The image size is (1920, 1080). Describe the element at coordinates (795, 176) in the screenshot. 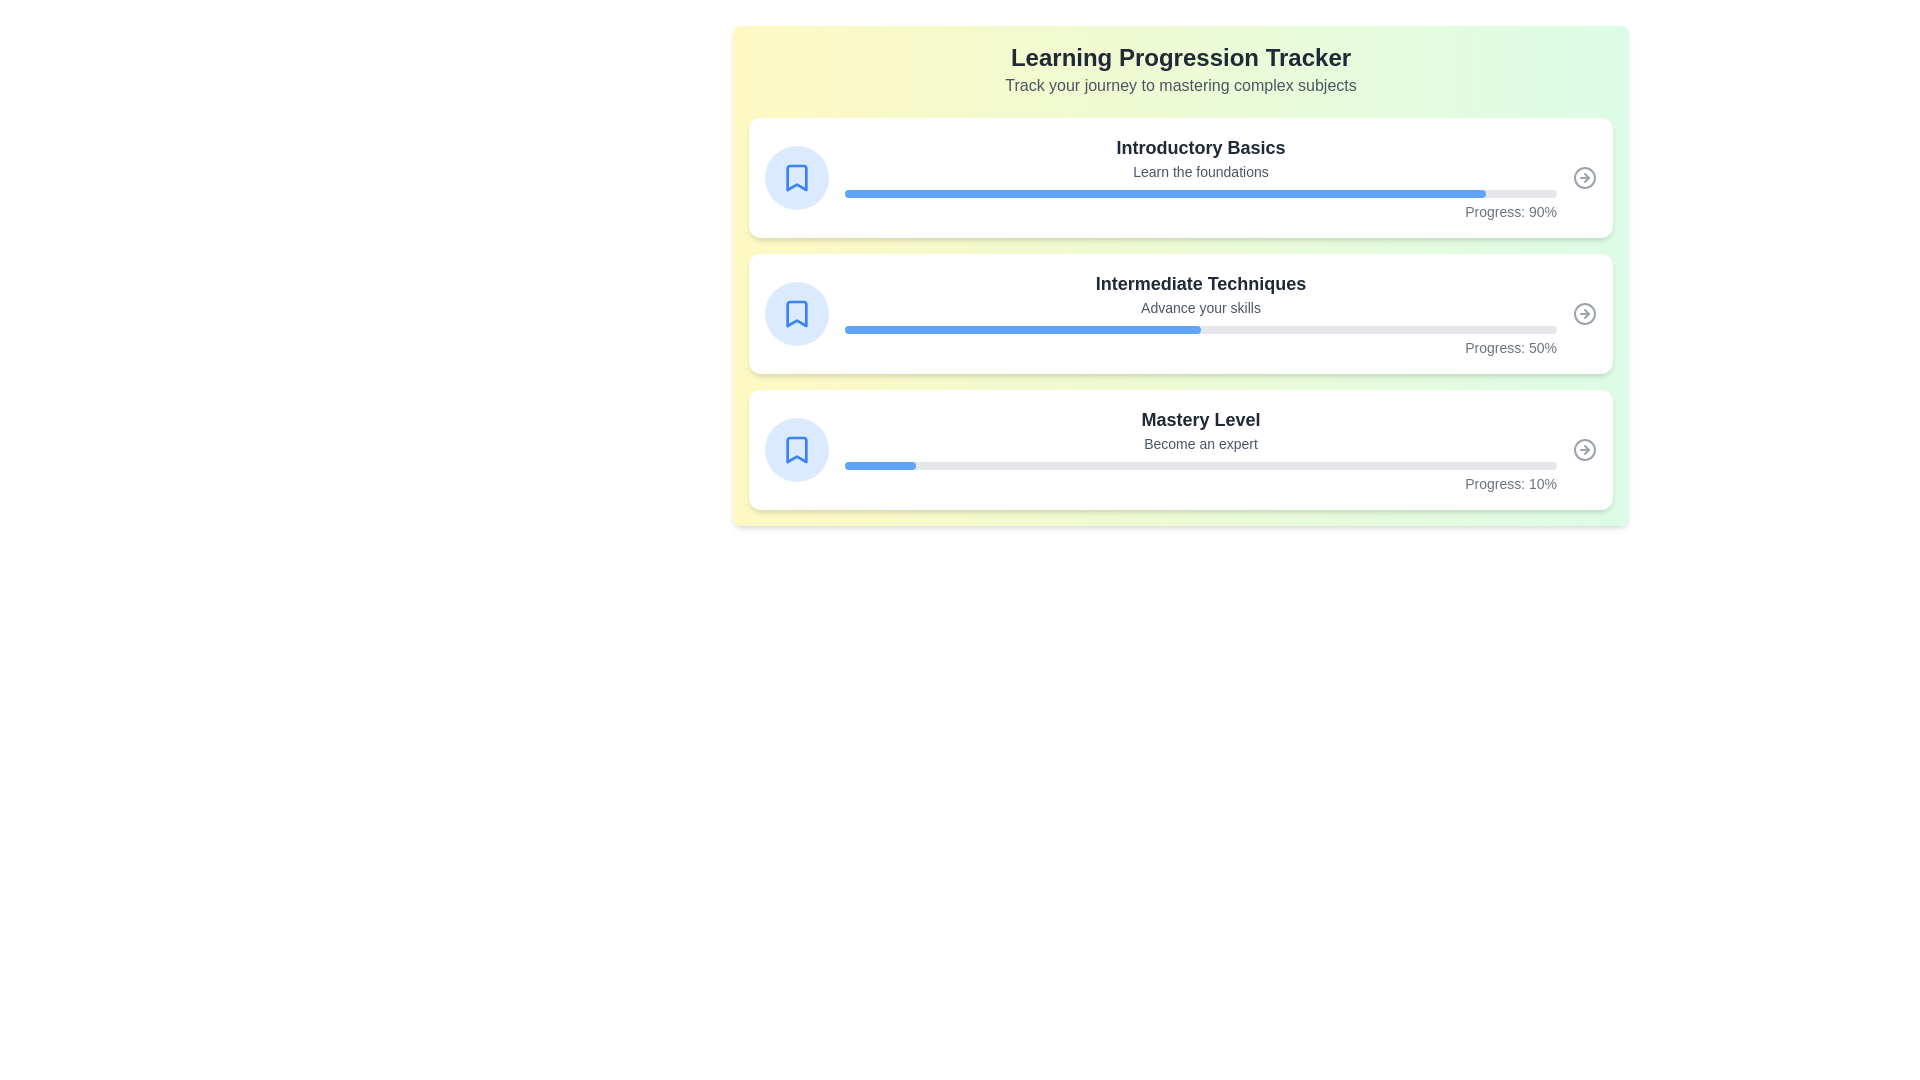

I see `the bookmark icon located inside a circular light blue background on the left side of the second row within a vertical list interface` at that location.